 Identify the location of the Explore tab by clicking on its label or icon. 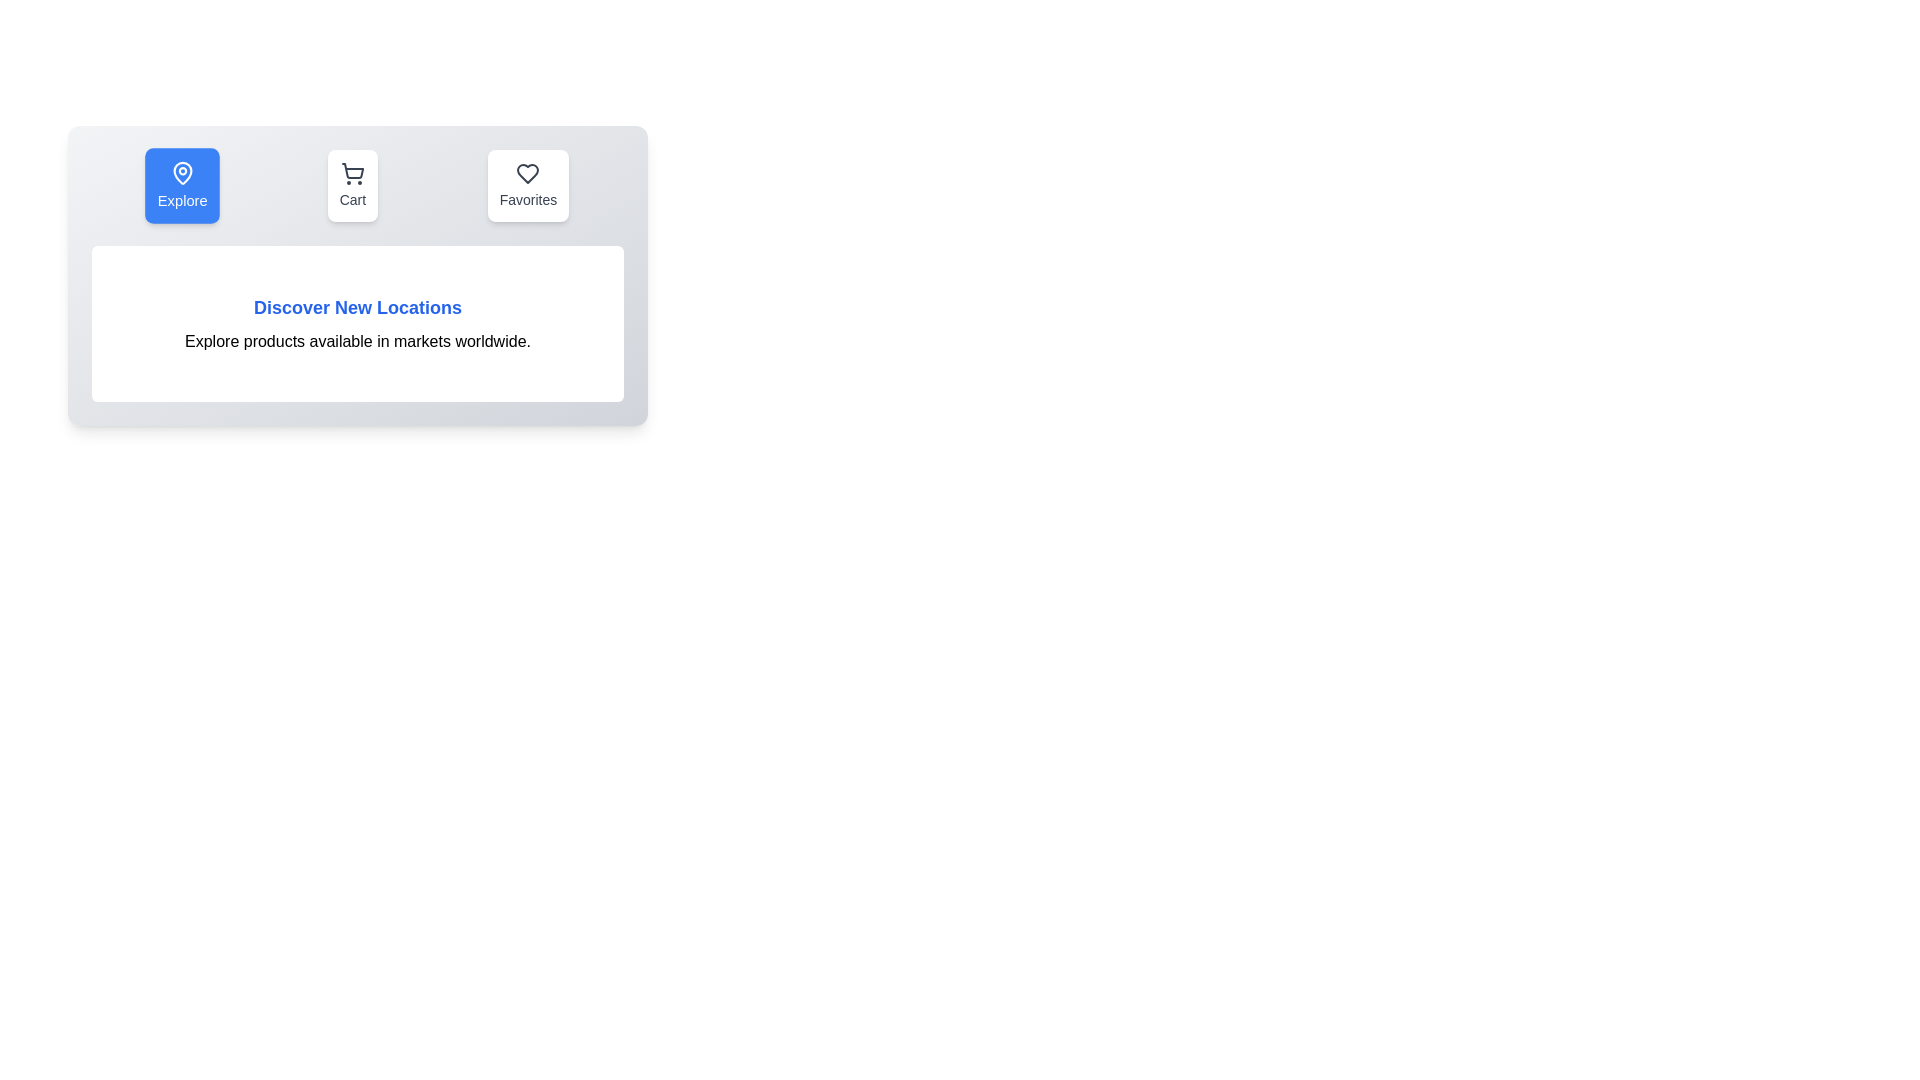
(182, 185).